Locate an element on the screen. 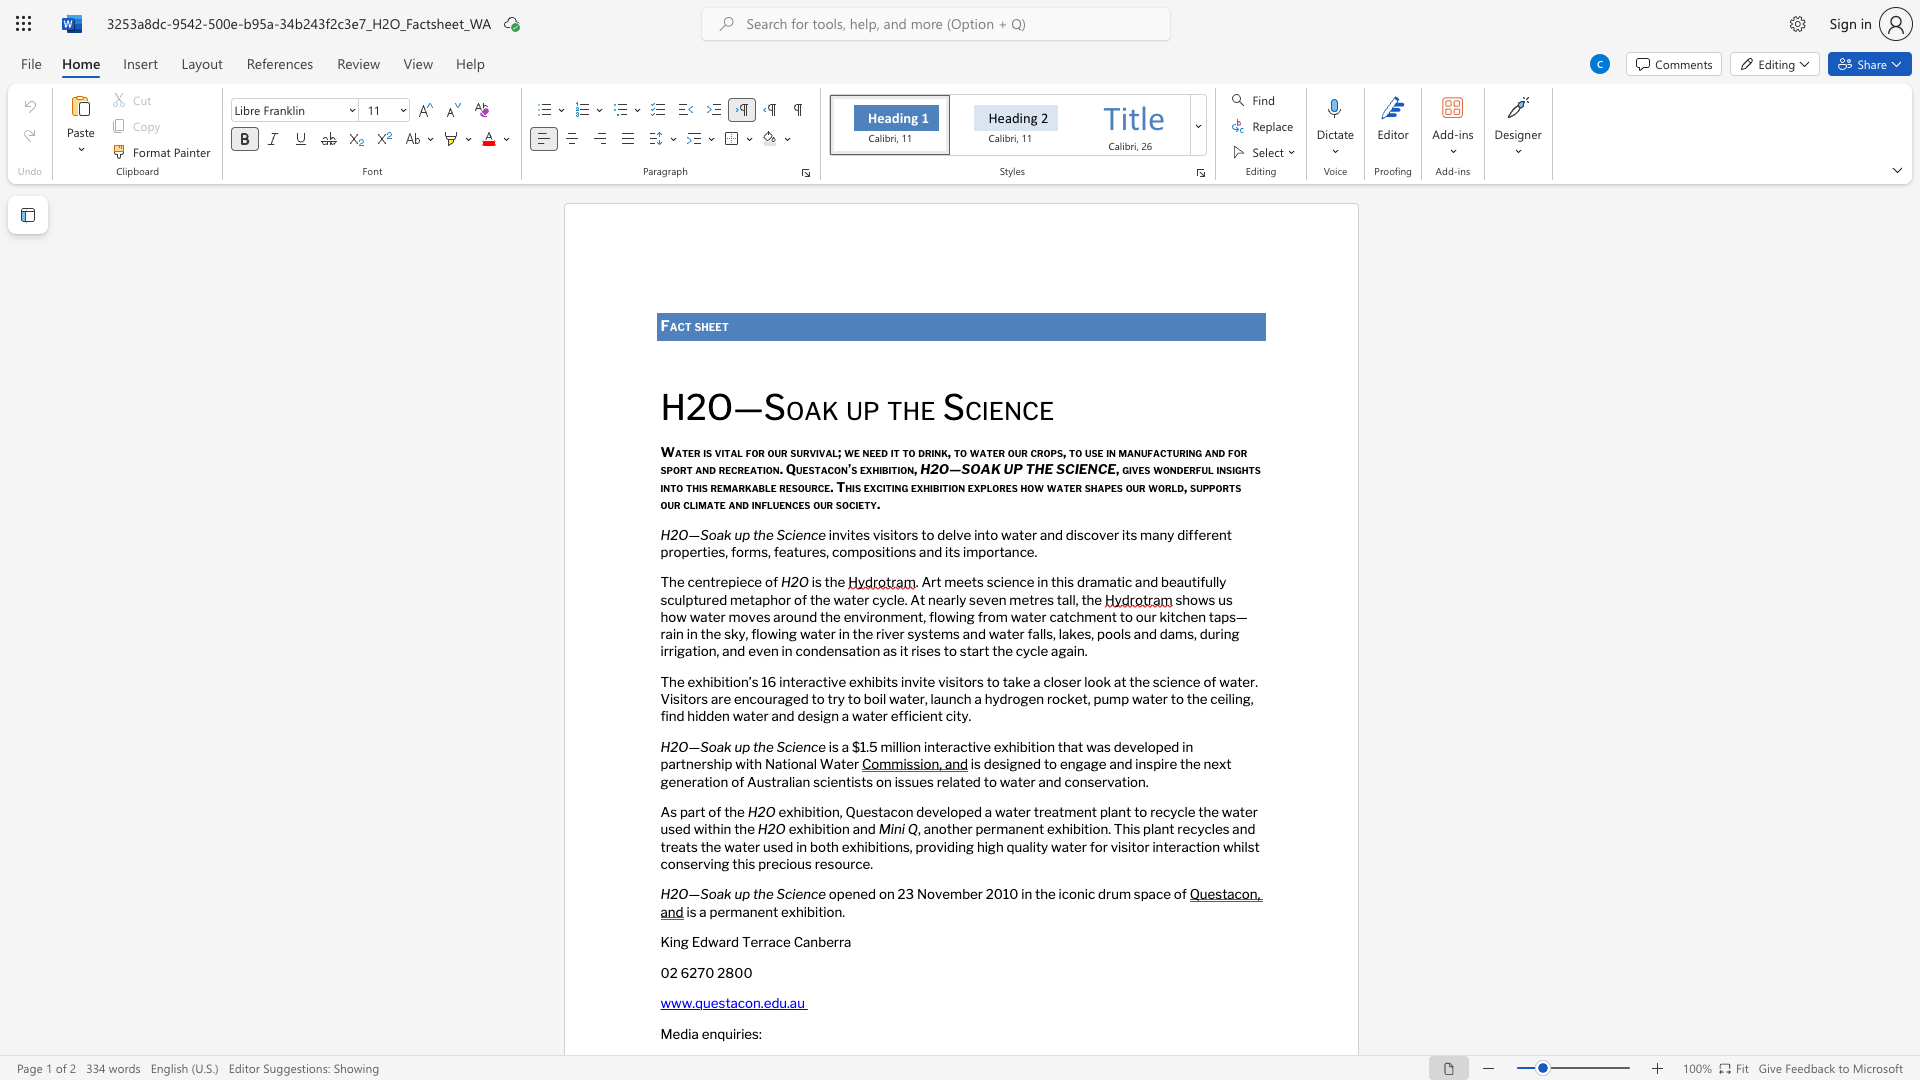 This screenshot has width=1920, height=1080. the subset text "imp" within the text "and its importance." is located at coordinates (963, 551).